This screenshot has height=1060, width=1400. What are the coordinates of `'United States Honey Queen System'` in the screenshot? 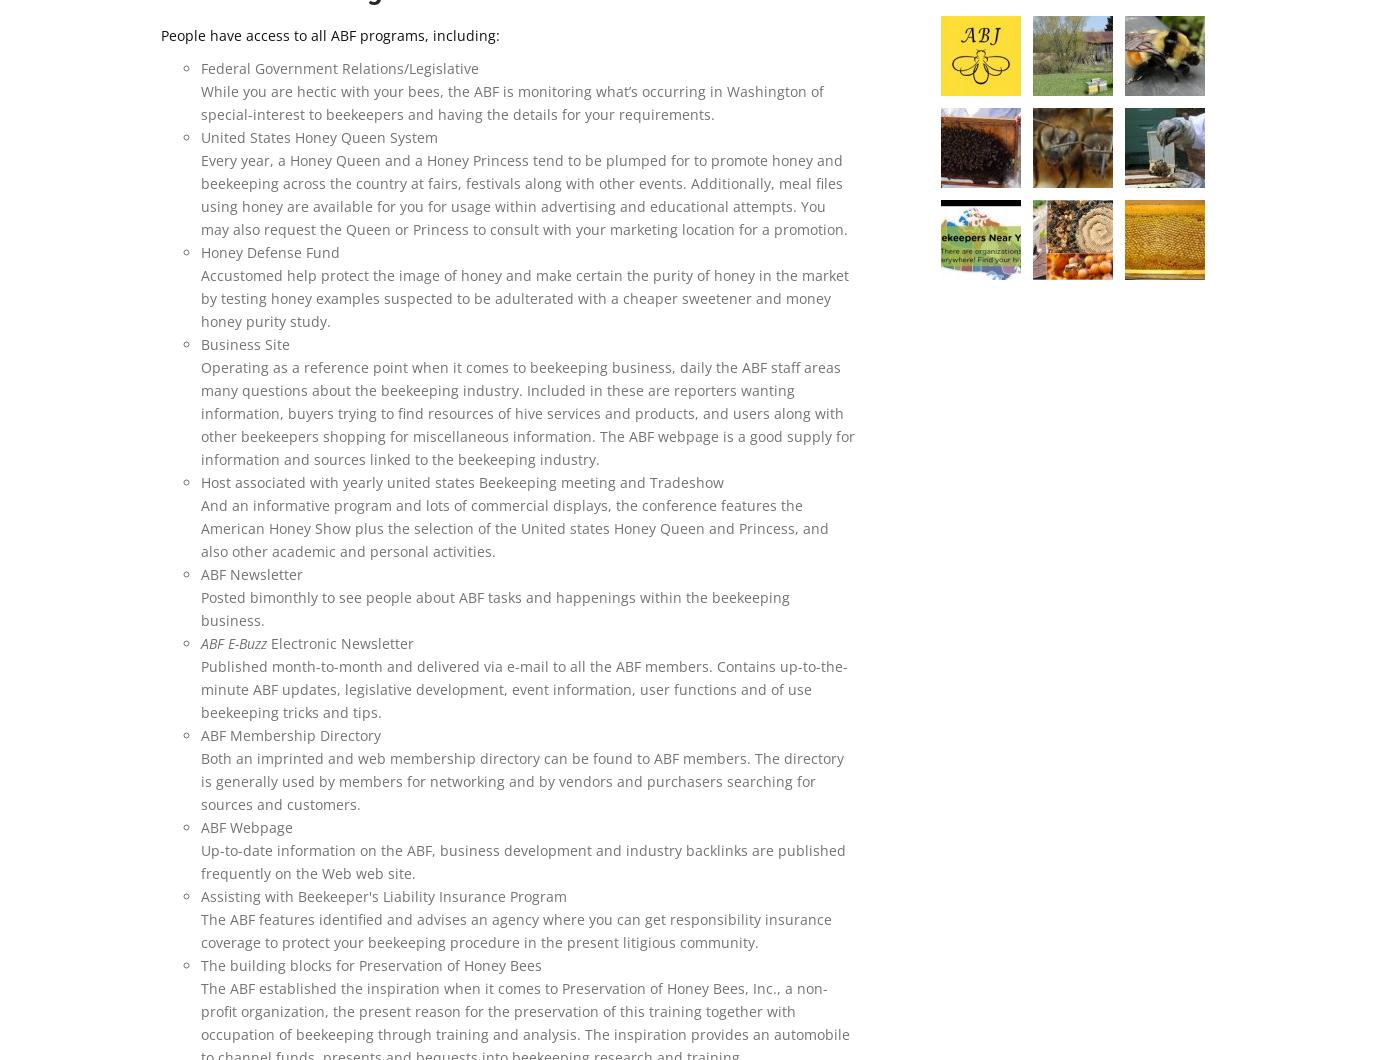 It's located at (319, 136).